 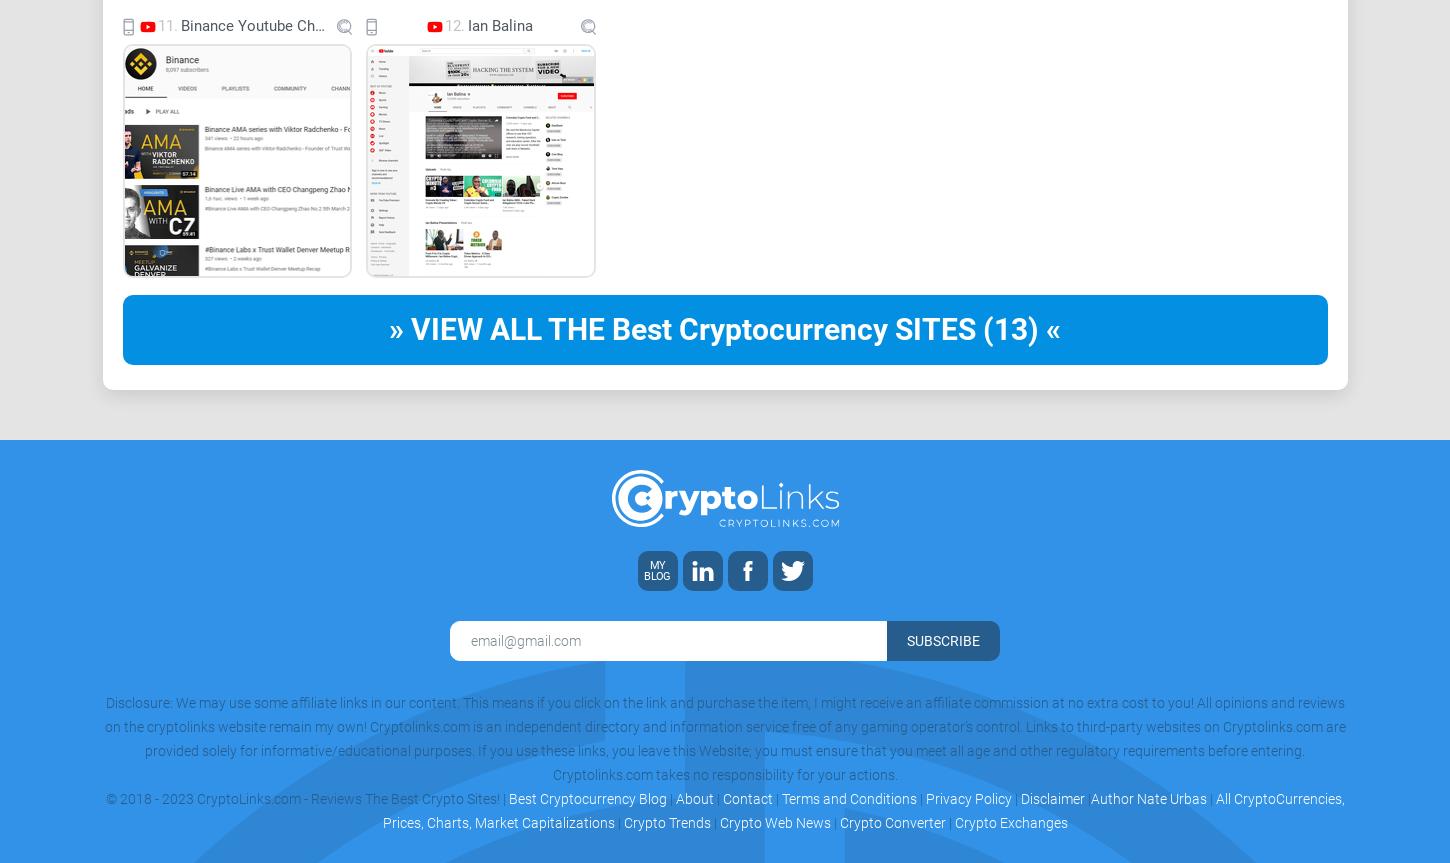 I want to click on 'Best Cryptocurrency Blog', so click(x=586, y=797).